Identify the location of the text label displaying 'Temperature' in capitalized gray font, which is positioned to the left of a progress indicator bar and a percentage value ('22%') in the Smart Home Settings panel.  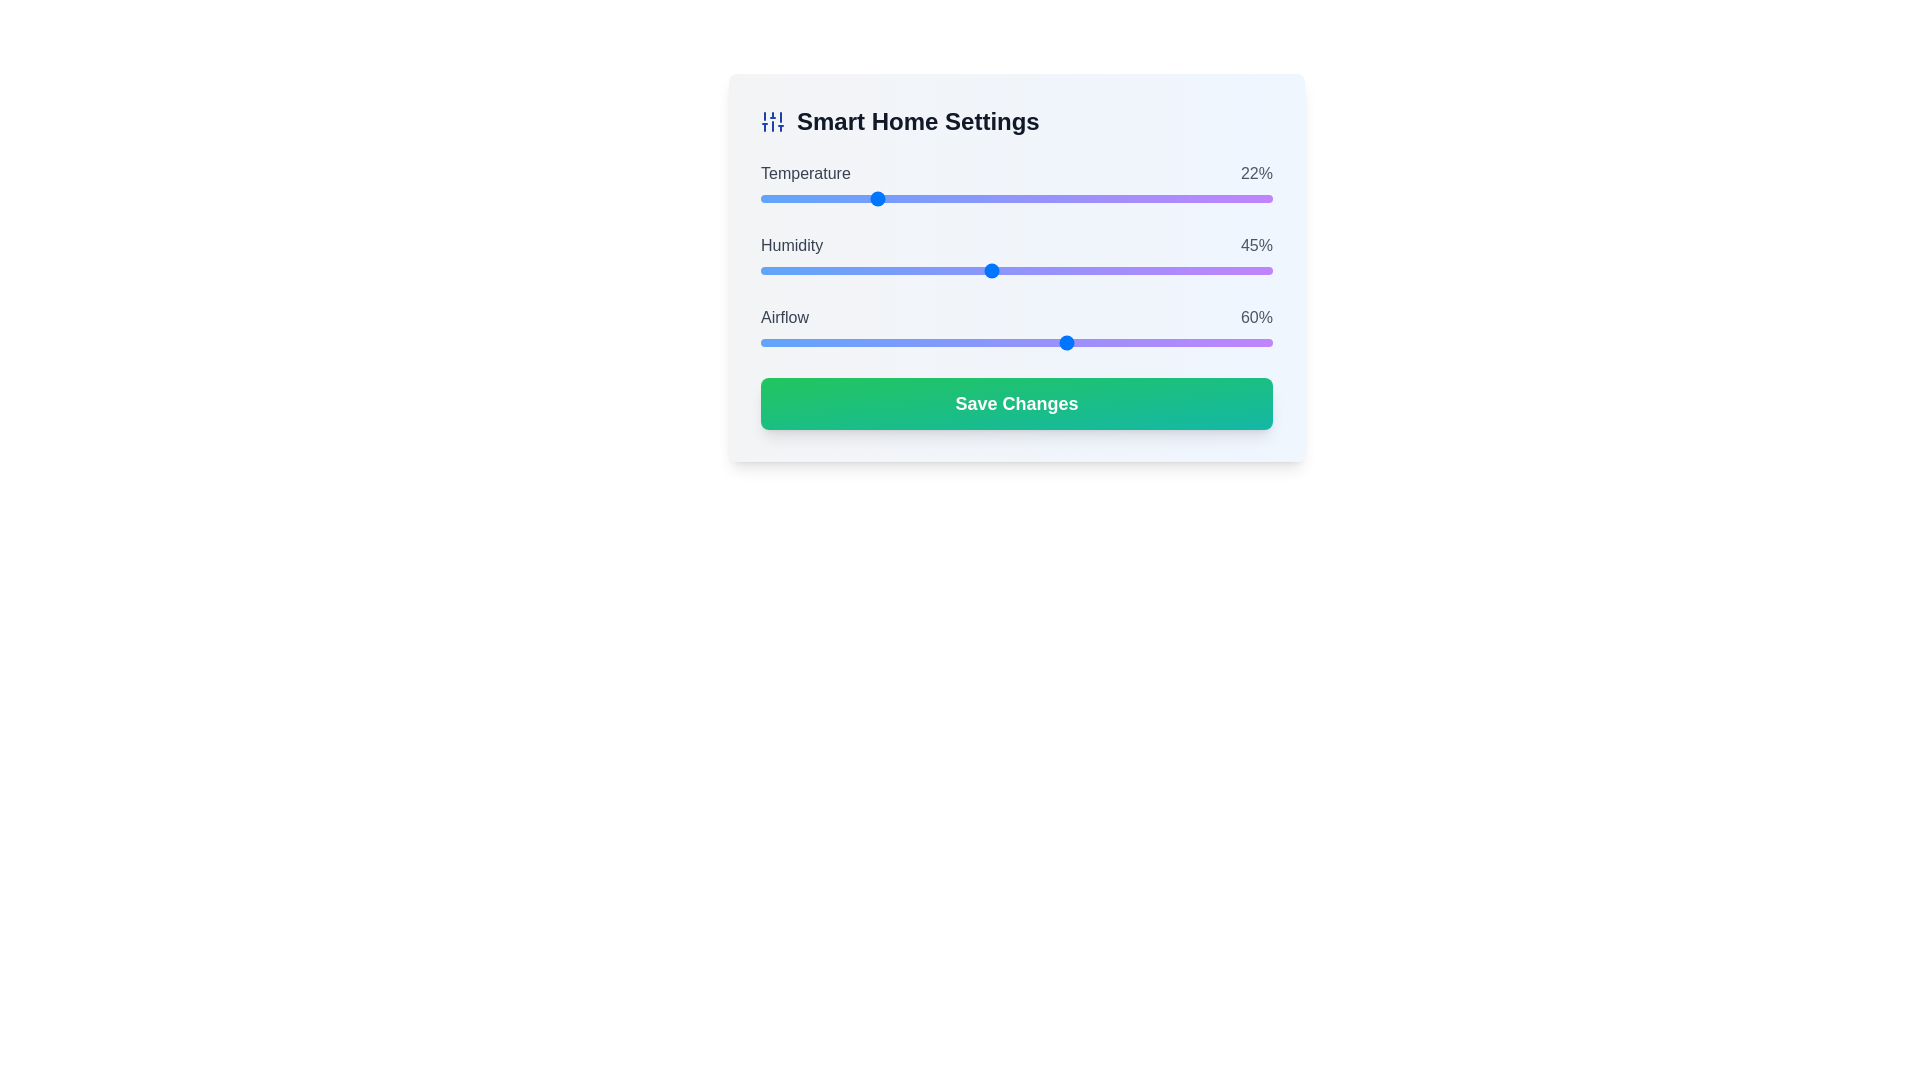
(805, 172).